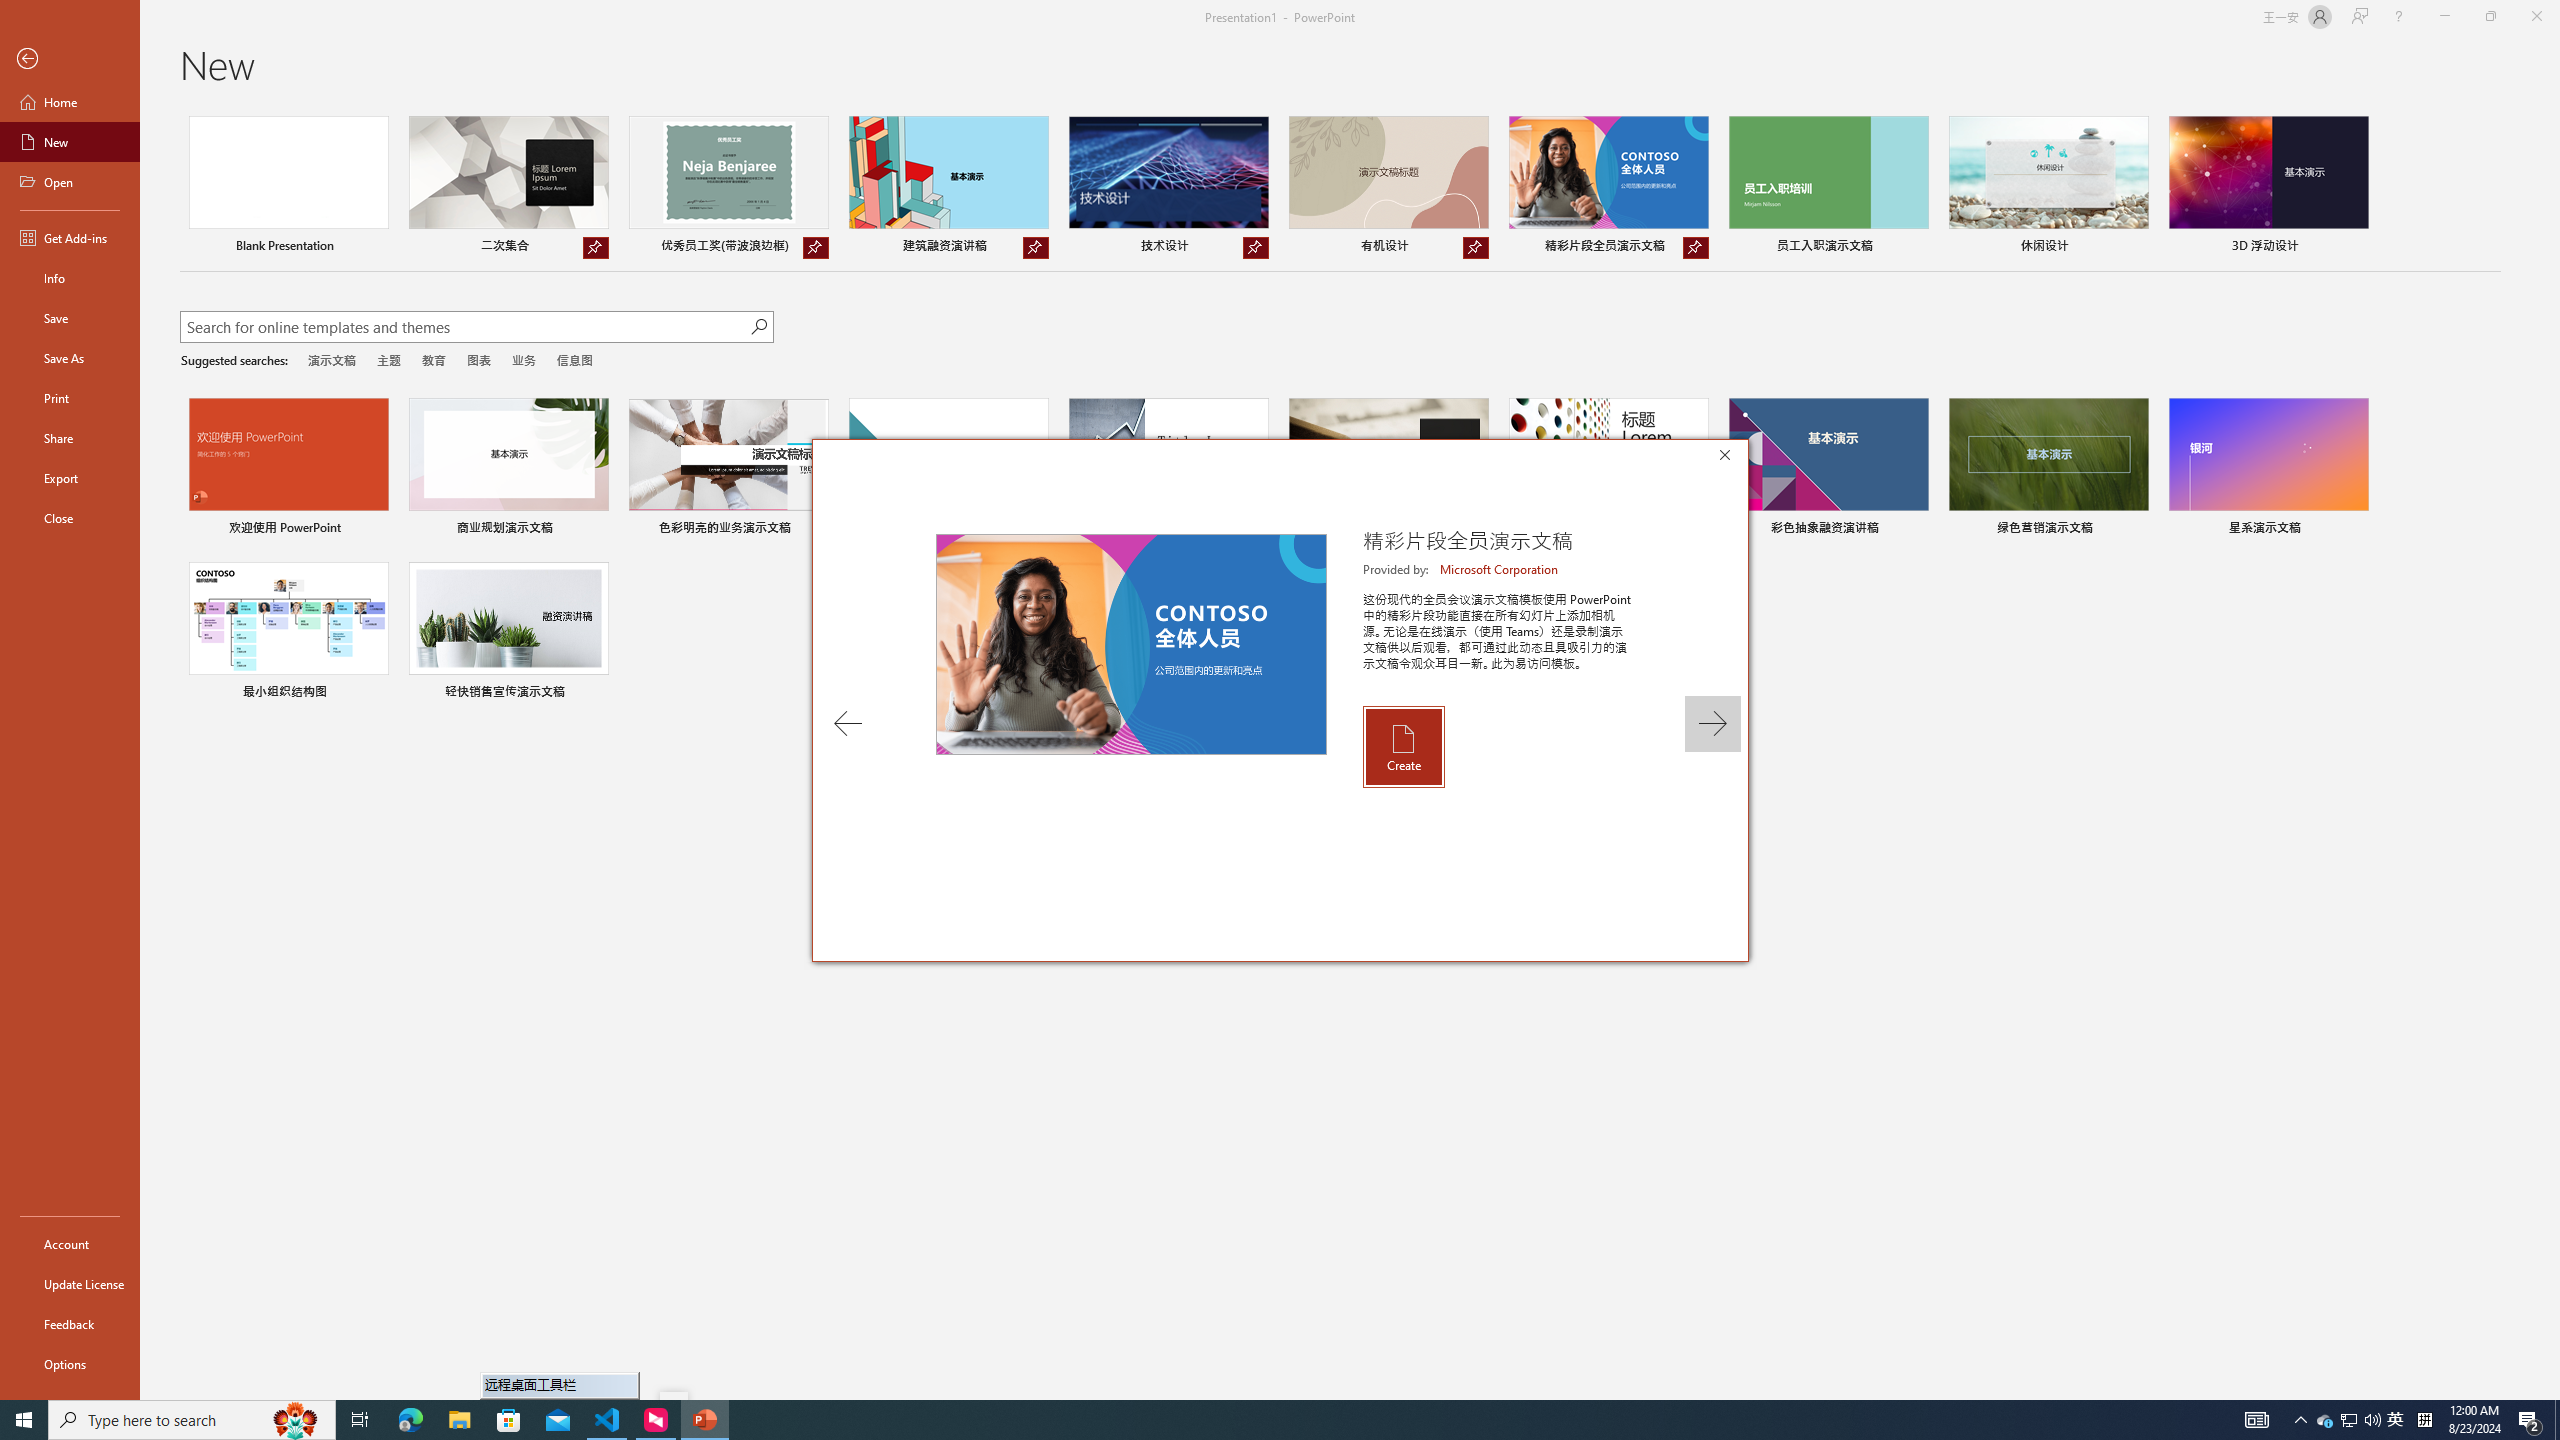  Describe the element at coordinates (1712, 723) in the screenshot. I see `'Next Template'` at that location.